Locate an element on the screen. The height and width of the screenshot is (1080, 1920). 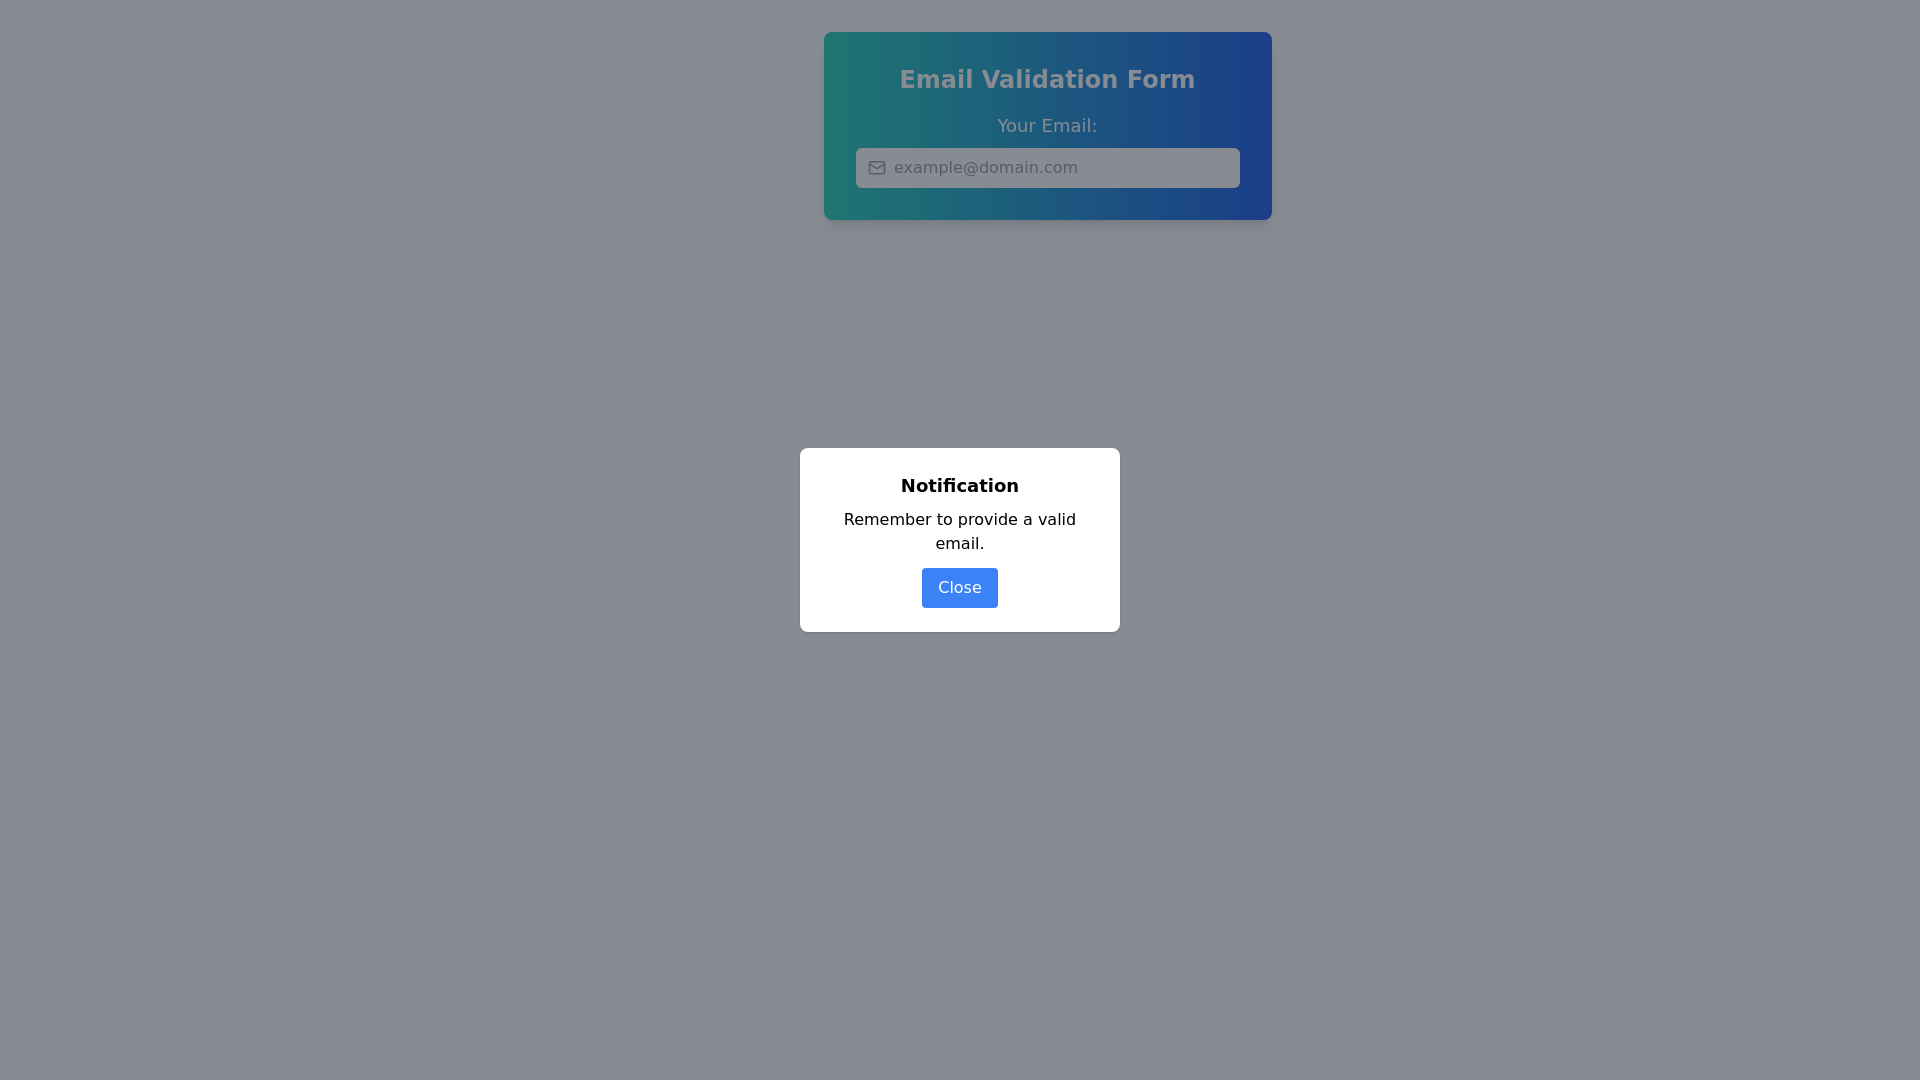
the Text Label that serves as the heading of the notification dialog, located within a white rounded rectangular message box is located at coordinates (960, 486).